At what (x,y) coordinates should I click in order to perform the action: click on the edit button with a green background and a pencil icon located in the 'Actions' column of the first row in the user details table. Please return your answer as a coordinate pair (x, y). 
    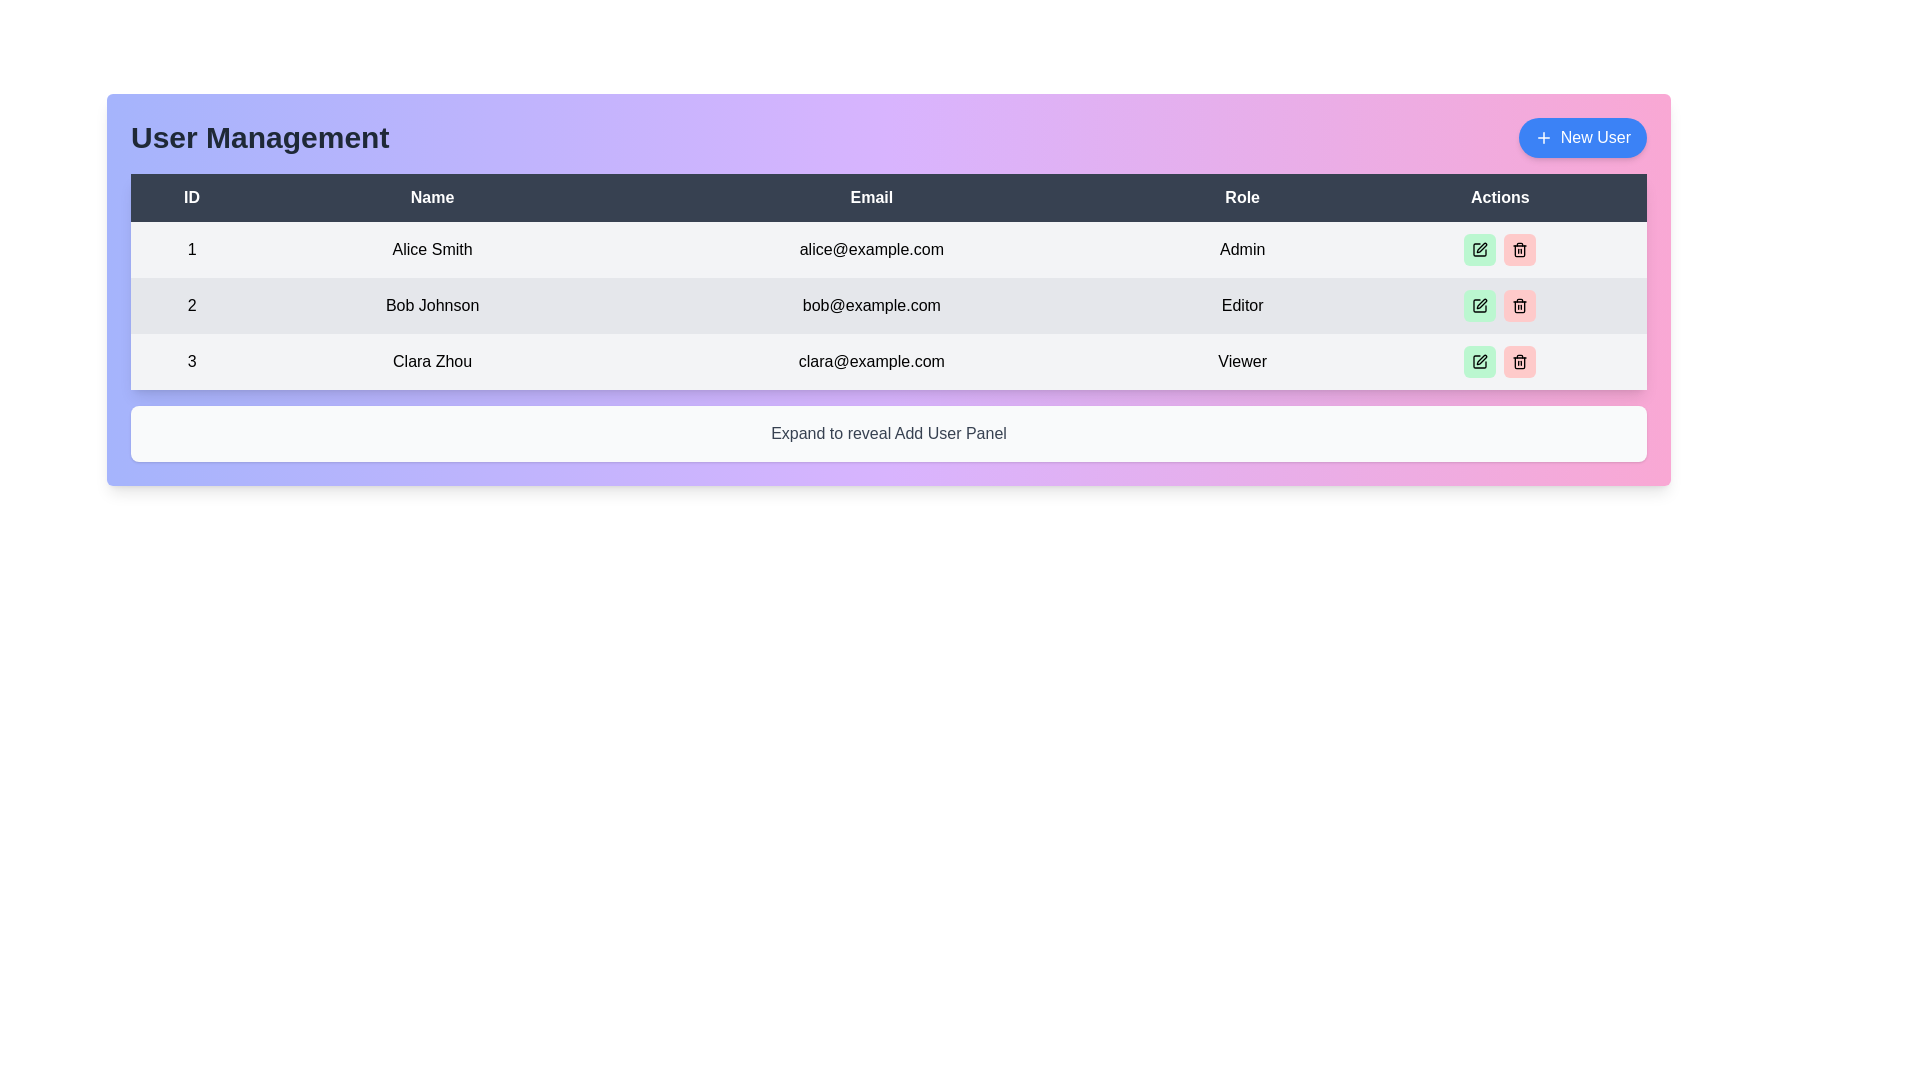
    Looking at the image, I should click on (1480, 249).